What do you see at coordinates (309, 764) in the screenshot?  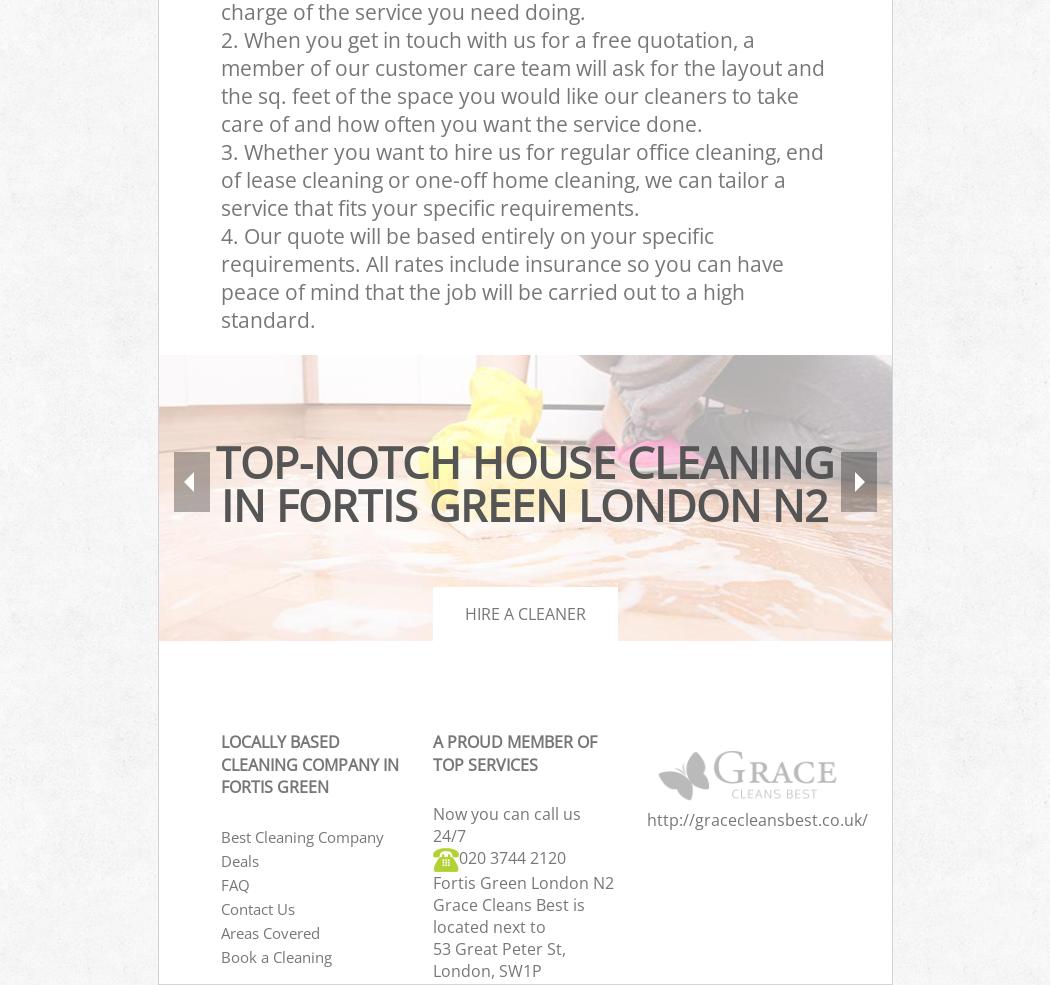 I see `'Locally Based Cleaning Company in Fortis Green'` at bounding box center [309, 764].